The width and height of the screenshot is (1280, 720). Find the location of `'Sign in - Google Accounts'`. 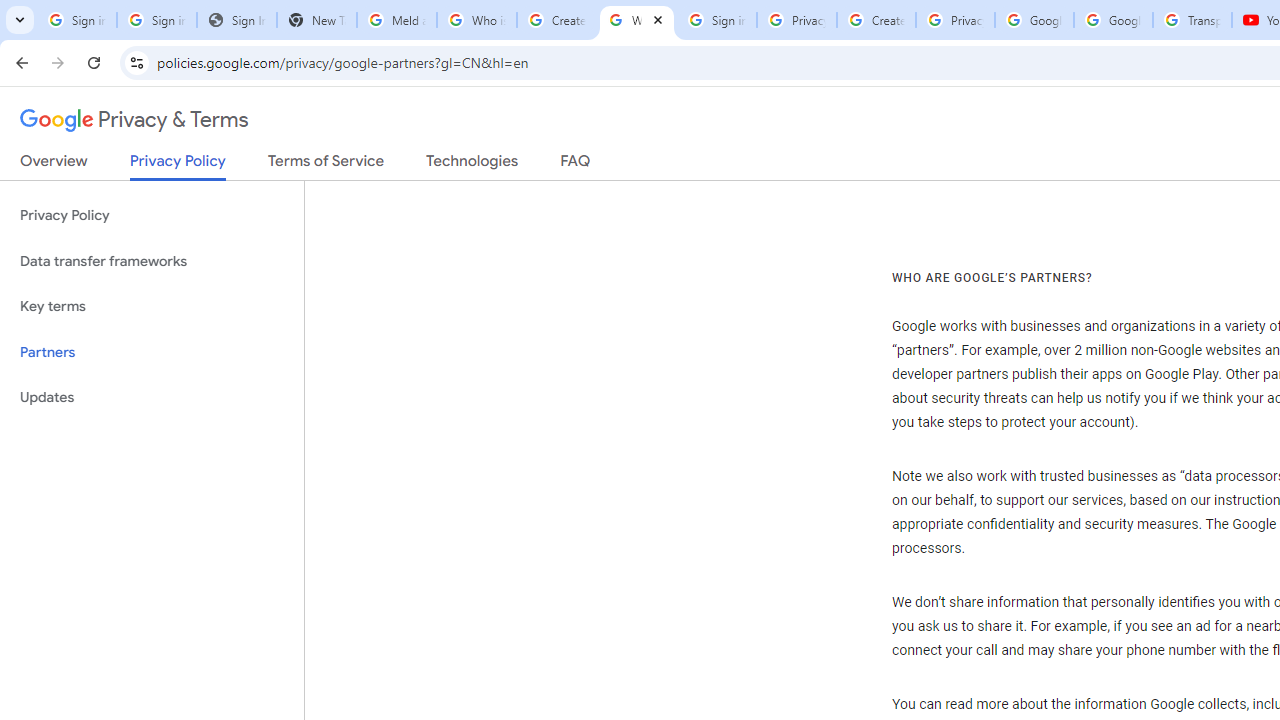

'Sign in - Google Accounts' is located at coordinates (716, 20).